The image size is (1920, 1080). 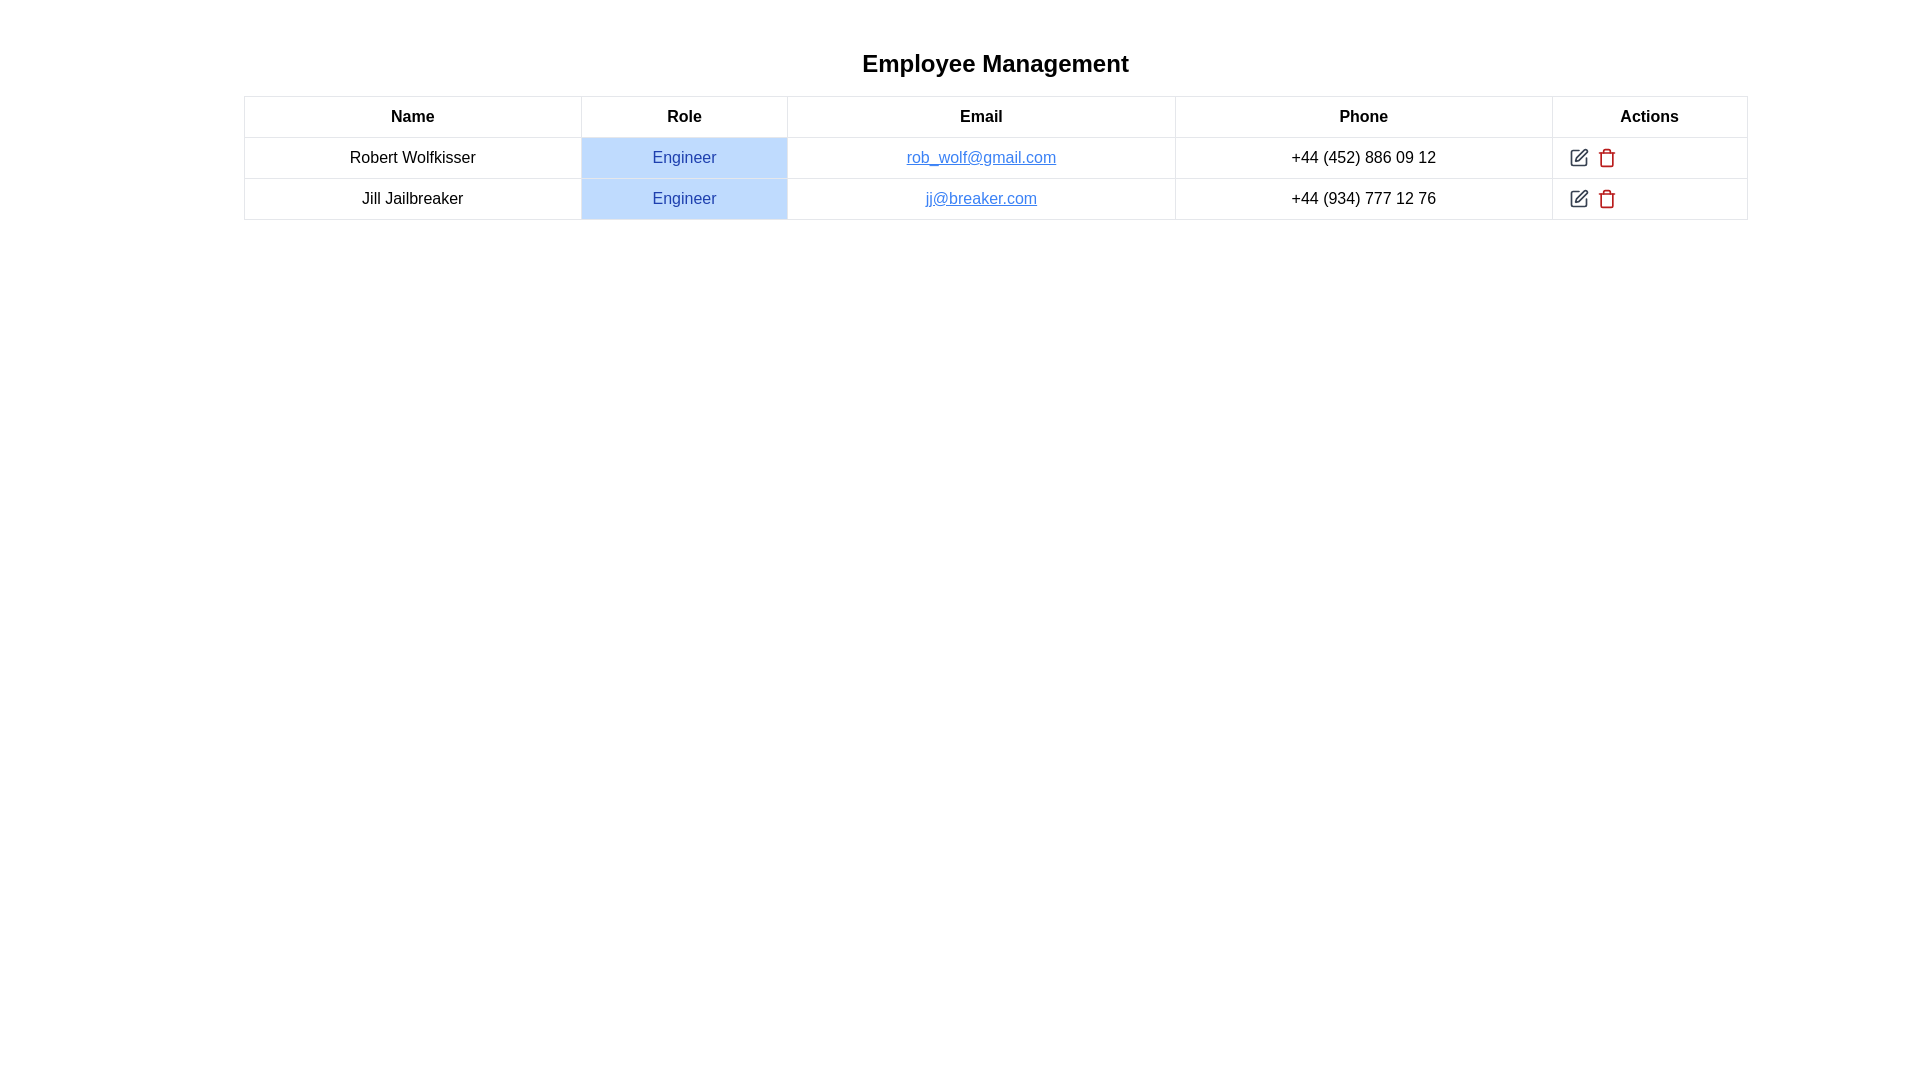 What do you see at coordinates (981, 157) in the screenshot?
I see `the text link displaying the email address for Robert Wolfkisser` at bounding box center [981, 157].